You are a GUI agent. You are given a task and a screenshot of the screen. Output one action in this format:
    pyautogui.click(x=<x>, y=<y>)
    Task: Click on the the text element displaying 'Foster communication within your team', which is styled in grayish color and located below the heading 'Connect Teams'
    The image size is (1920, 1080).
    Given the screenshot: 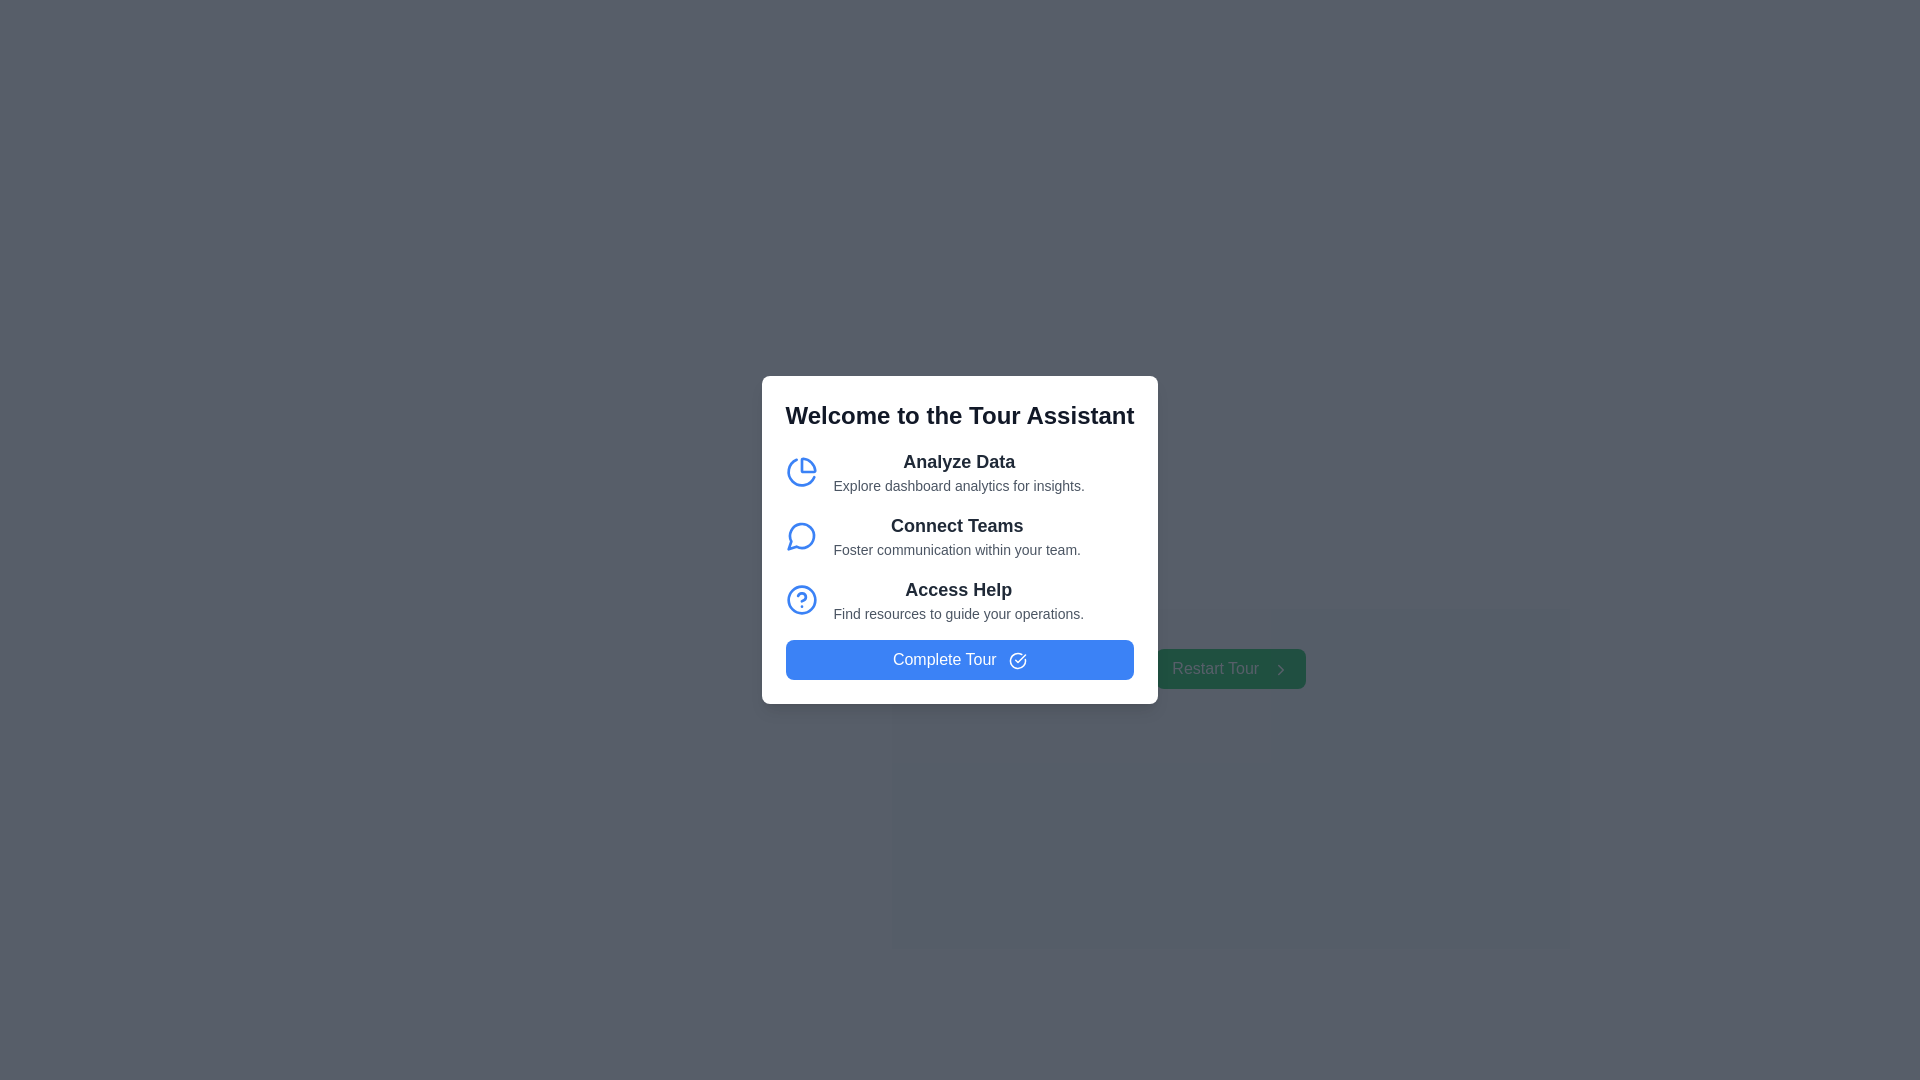 What is the action you would take?
    pyautogui.click(x=956, y=550)
    